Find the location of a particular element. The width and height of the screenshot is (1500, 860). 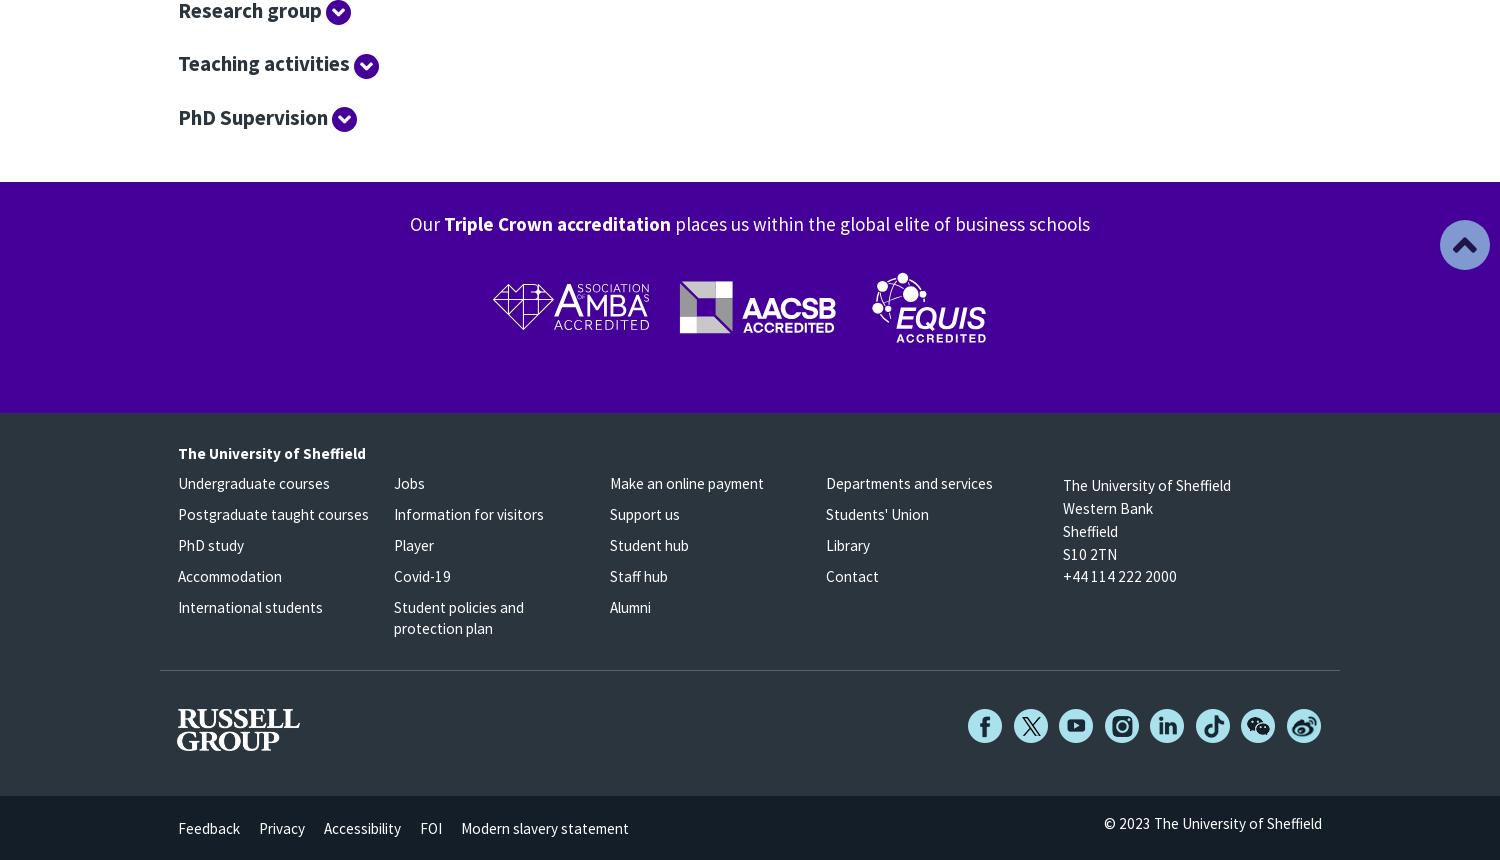

'Modern slavery statement' is located at coordinates (459, 826).